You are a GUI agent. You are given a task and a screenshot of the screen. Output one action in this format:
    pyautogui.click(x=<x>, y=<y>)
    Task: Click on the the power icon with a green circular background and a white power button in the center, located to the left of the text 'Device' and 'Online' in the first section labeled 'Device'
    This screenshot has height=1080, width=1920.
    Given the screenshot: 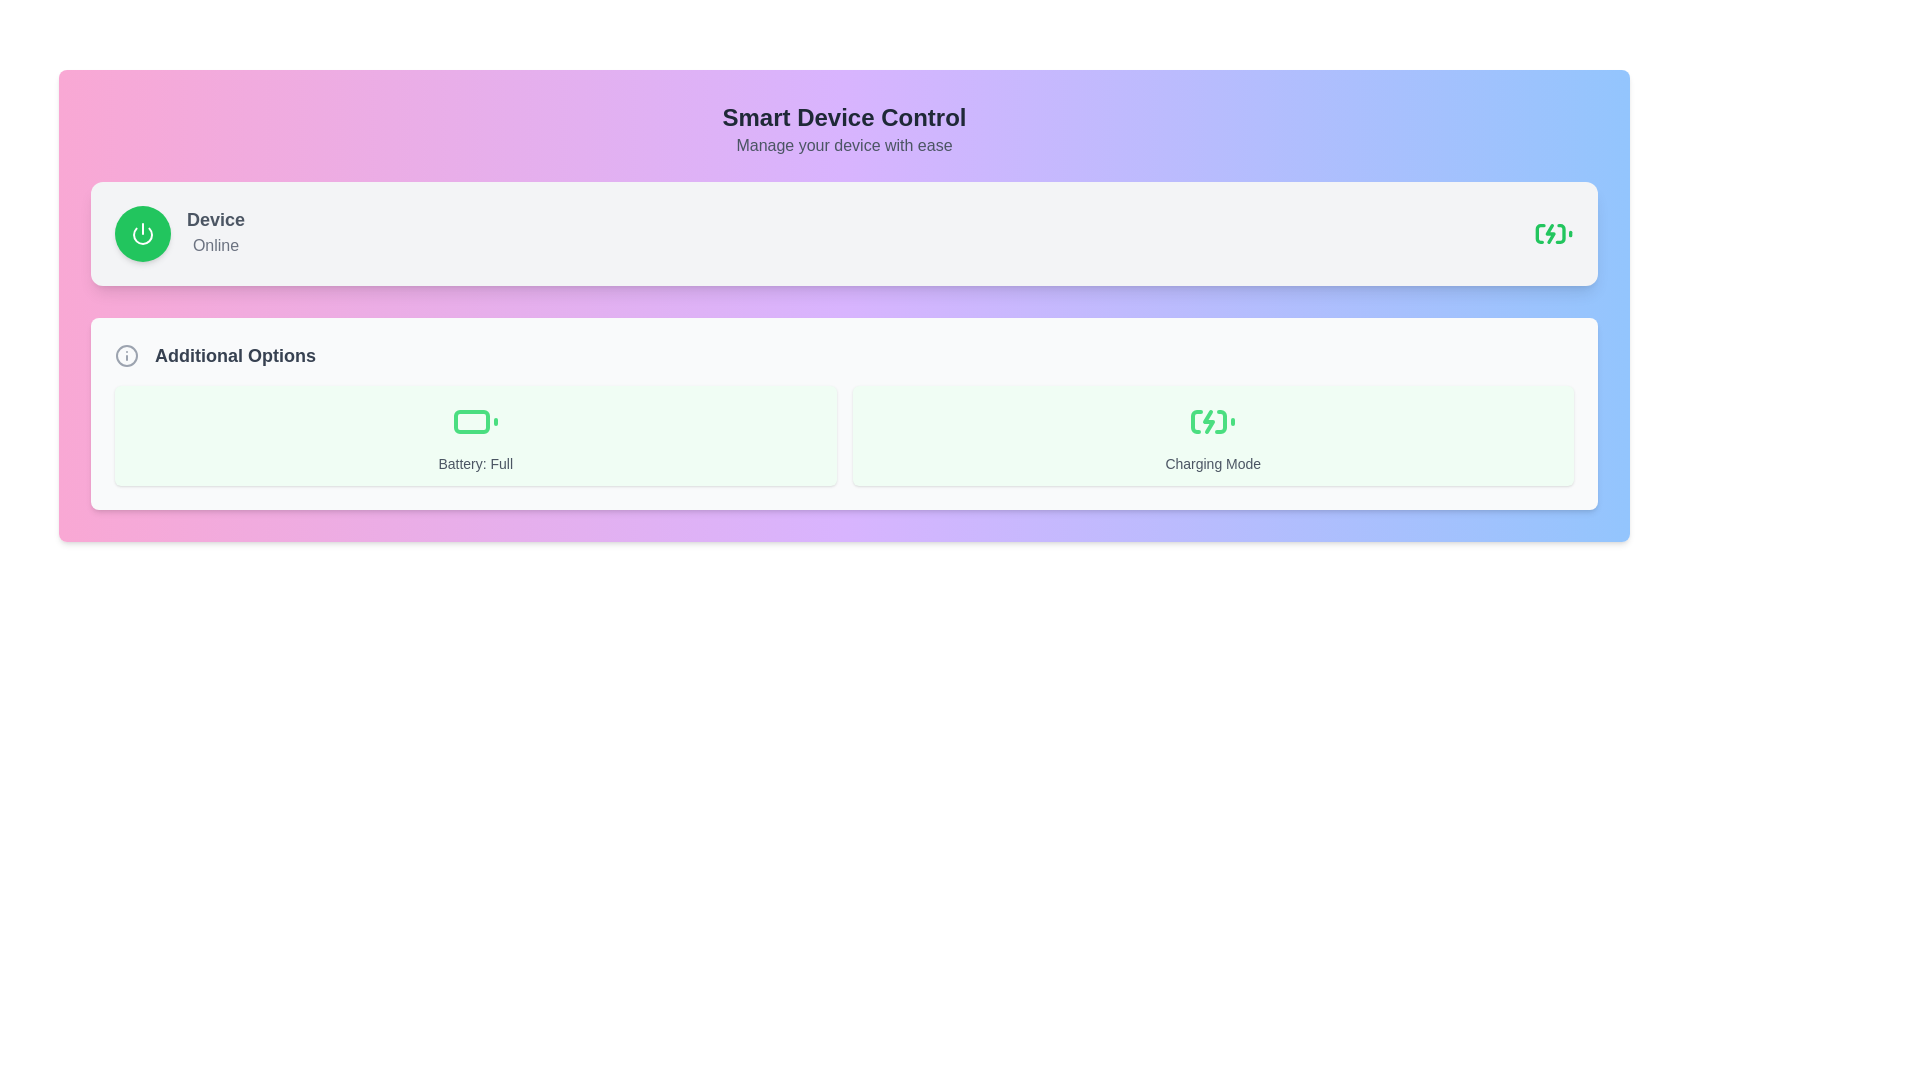 What is the action you would take?
    pyautogui.click(x=142, y=233)
    